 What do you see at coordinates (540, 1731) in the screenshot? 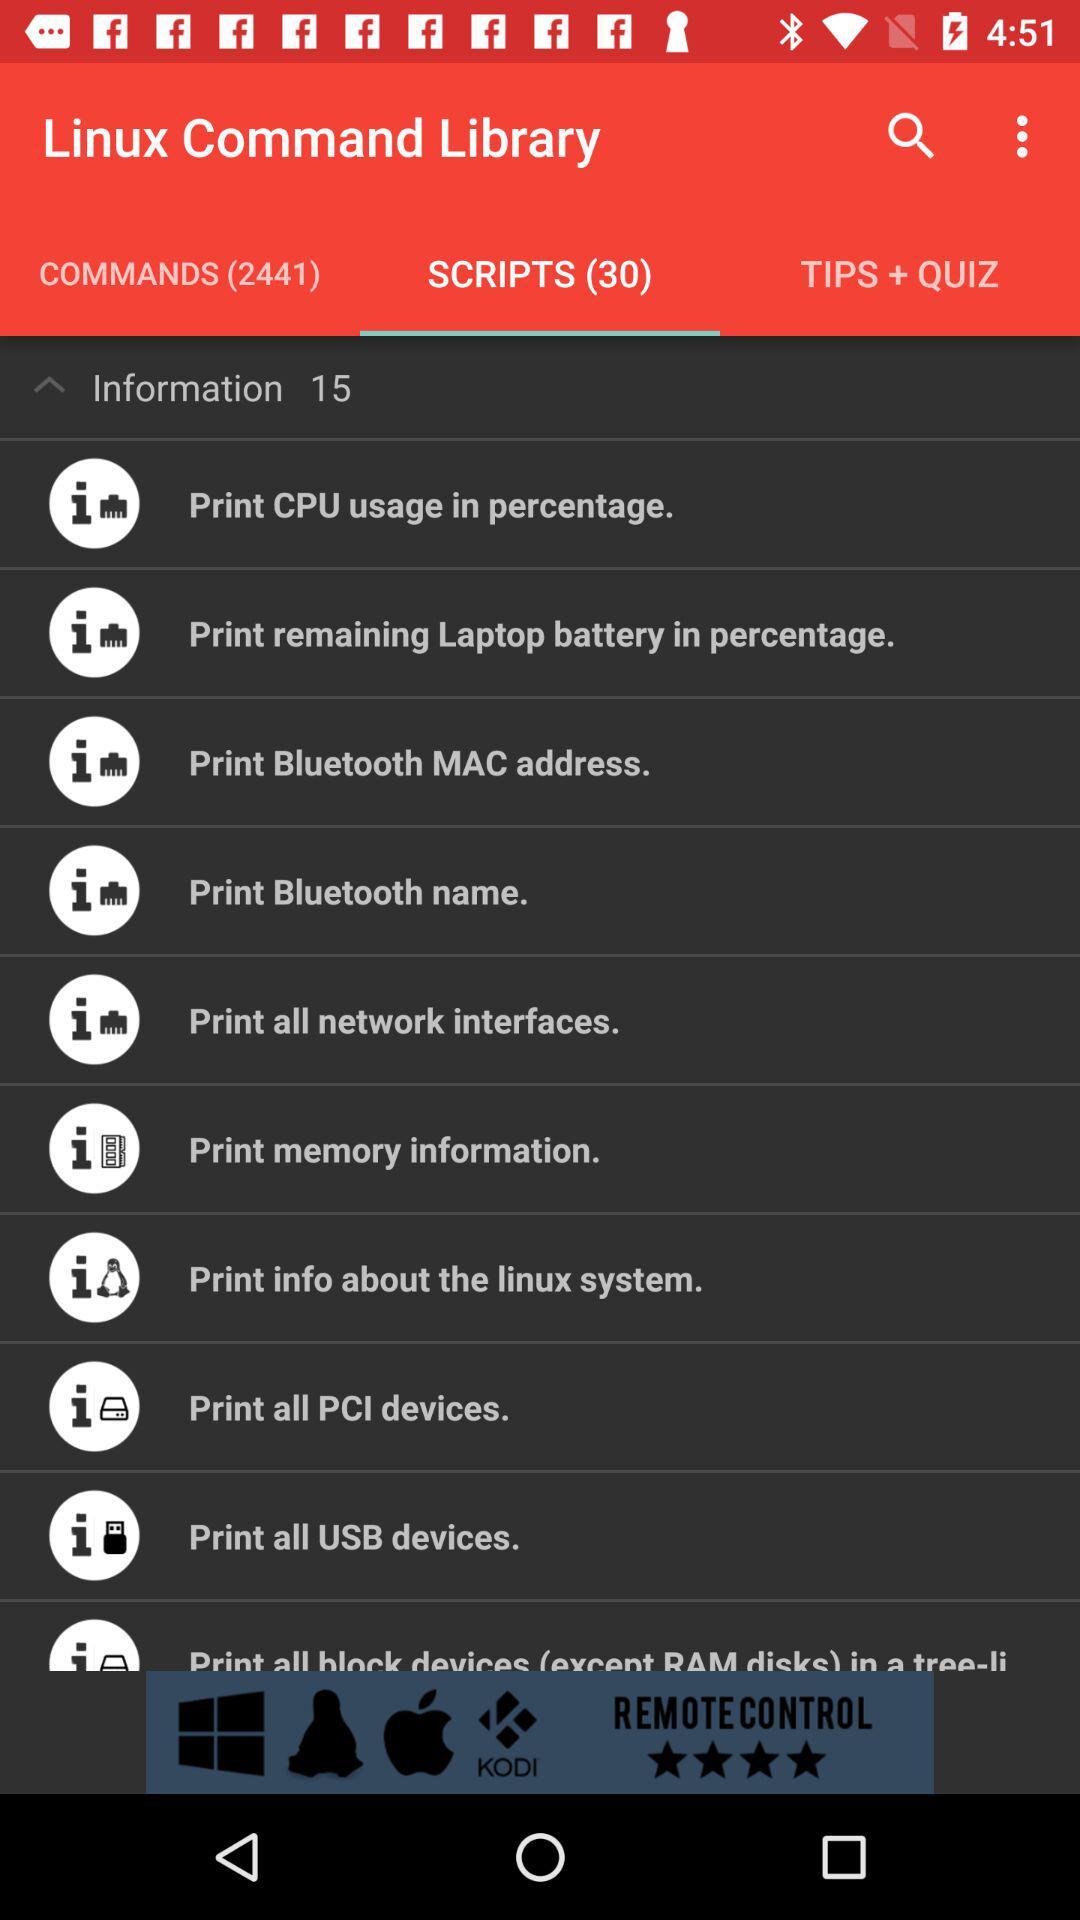
I see `open banner advertisement` at bounding box center [540, 1731].